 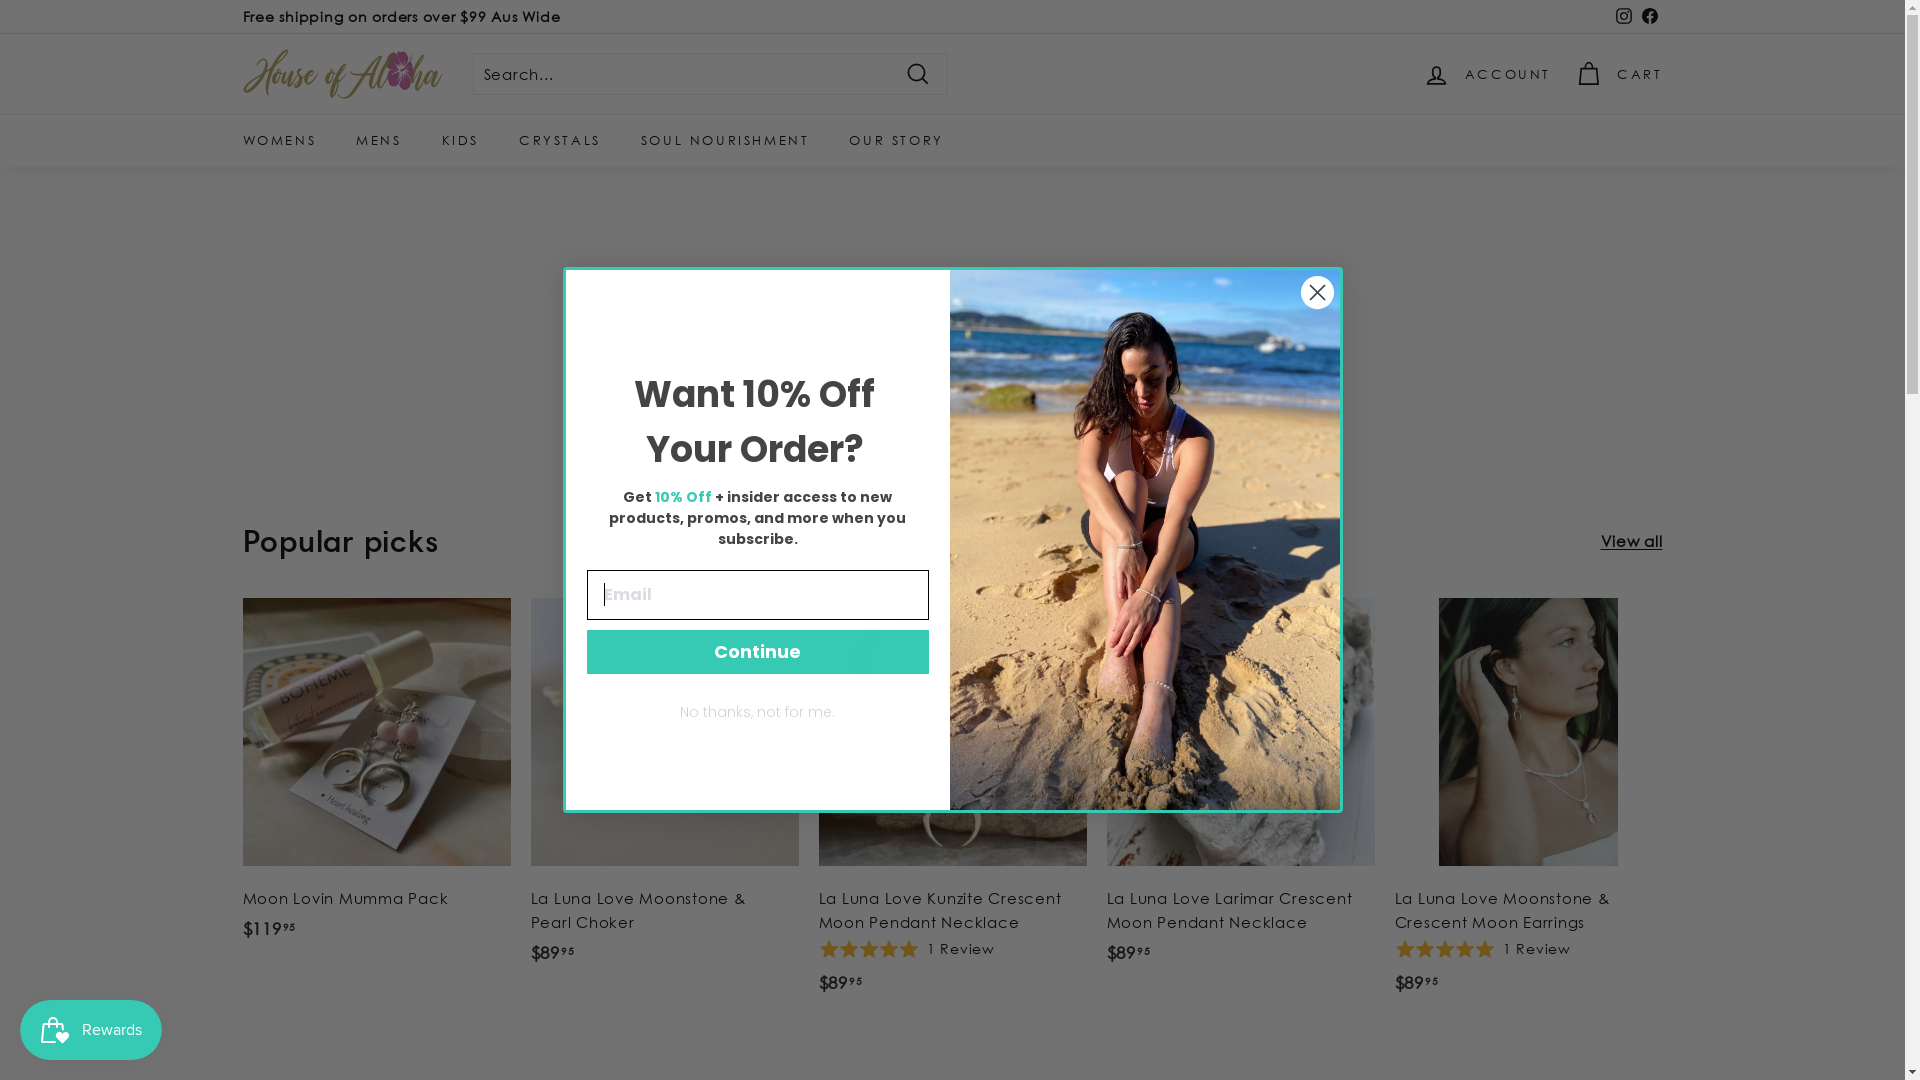 What do you see at coordinates (756, 651) in the screenshot?
I see `'Continue'` at bounding box center [756, 651].